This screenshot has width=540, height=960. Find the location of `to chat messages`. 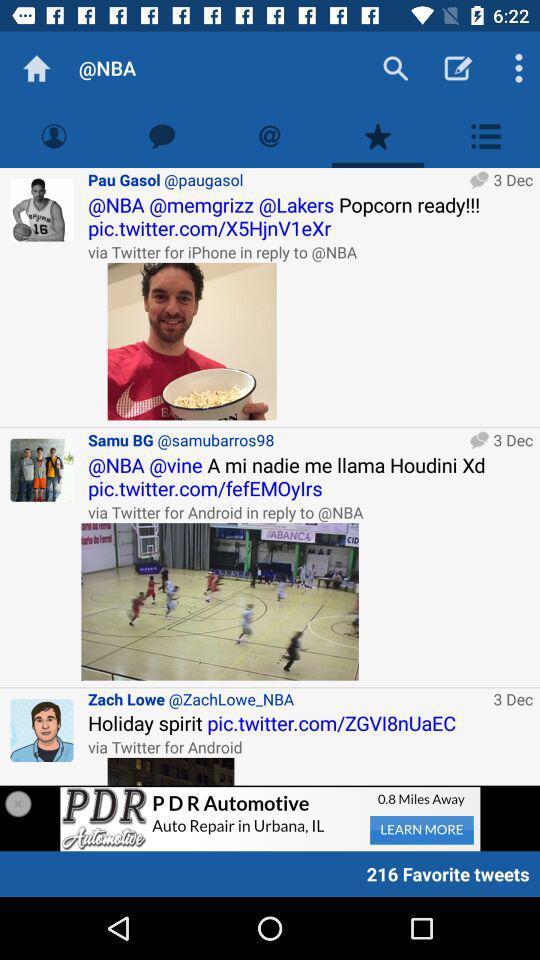

to chat messages is located at coordinates (161, 135).